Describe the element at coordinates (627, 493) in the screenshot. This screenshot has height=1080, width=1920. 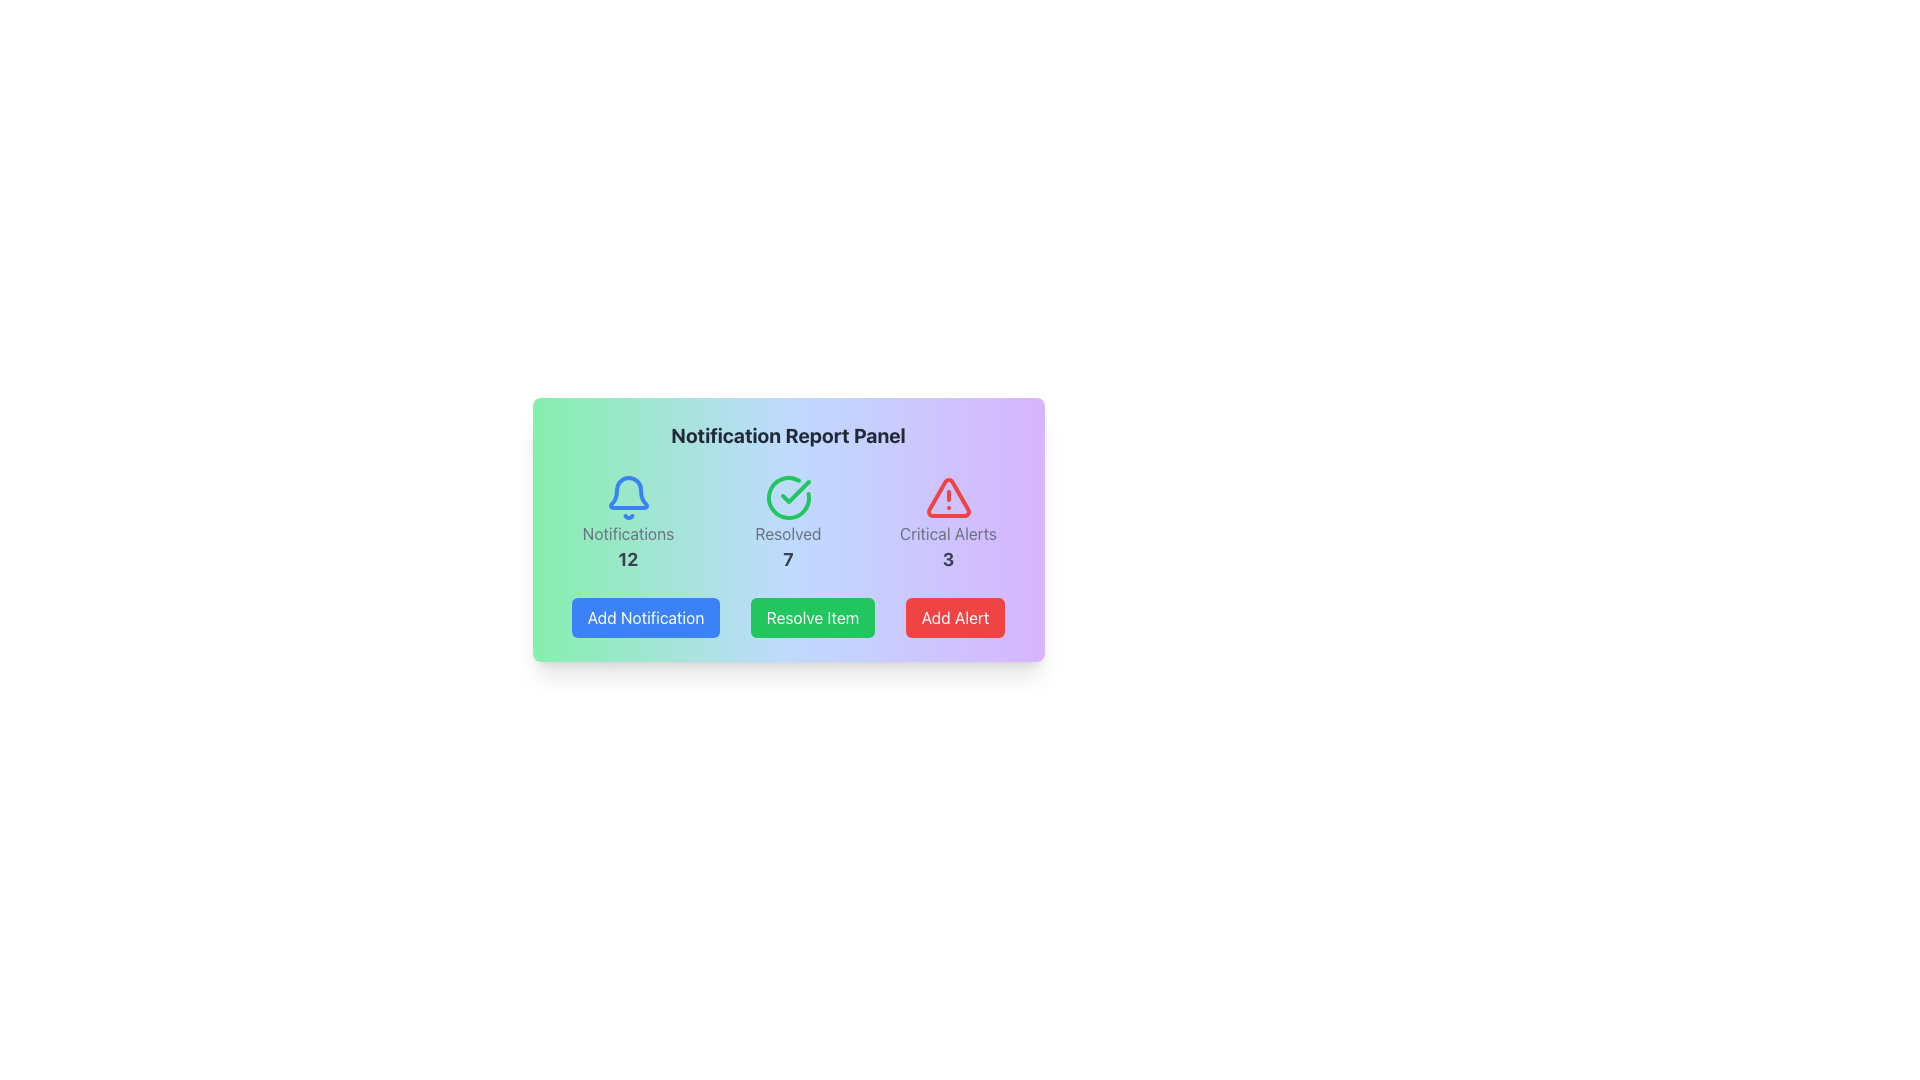
I see `bell-shaped icon in the Notifications section, which is styled in blue and positioned above the text 'Notifications' and '12'` at that location.